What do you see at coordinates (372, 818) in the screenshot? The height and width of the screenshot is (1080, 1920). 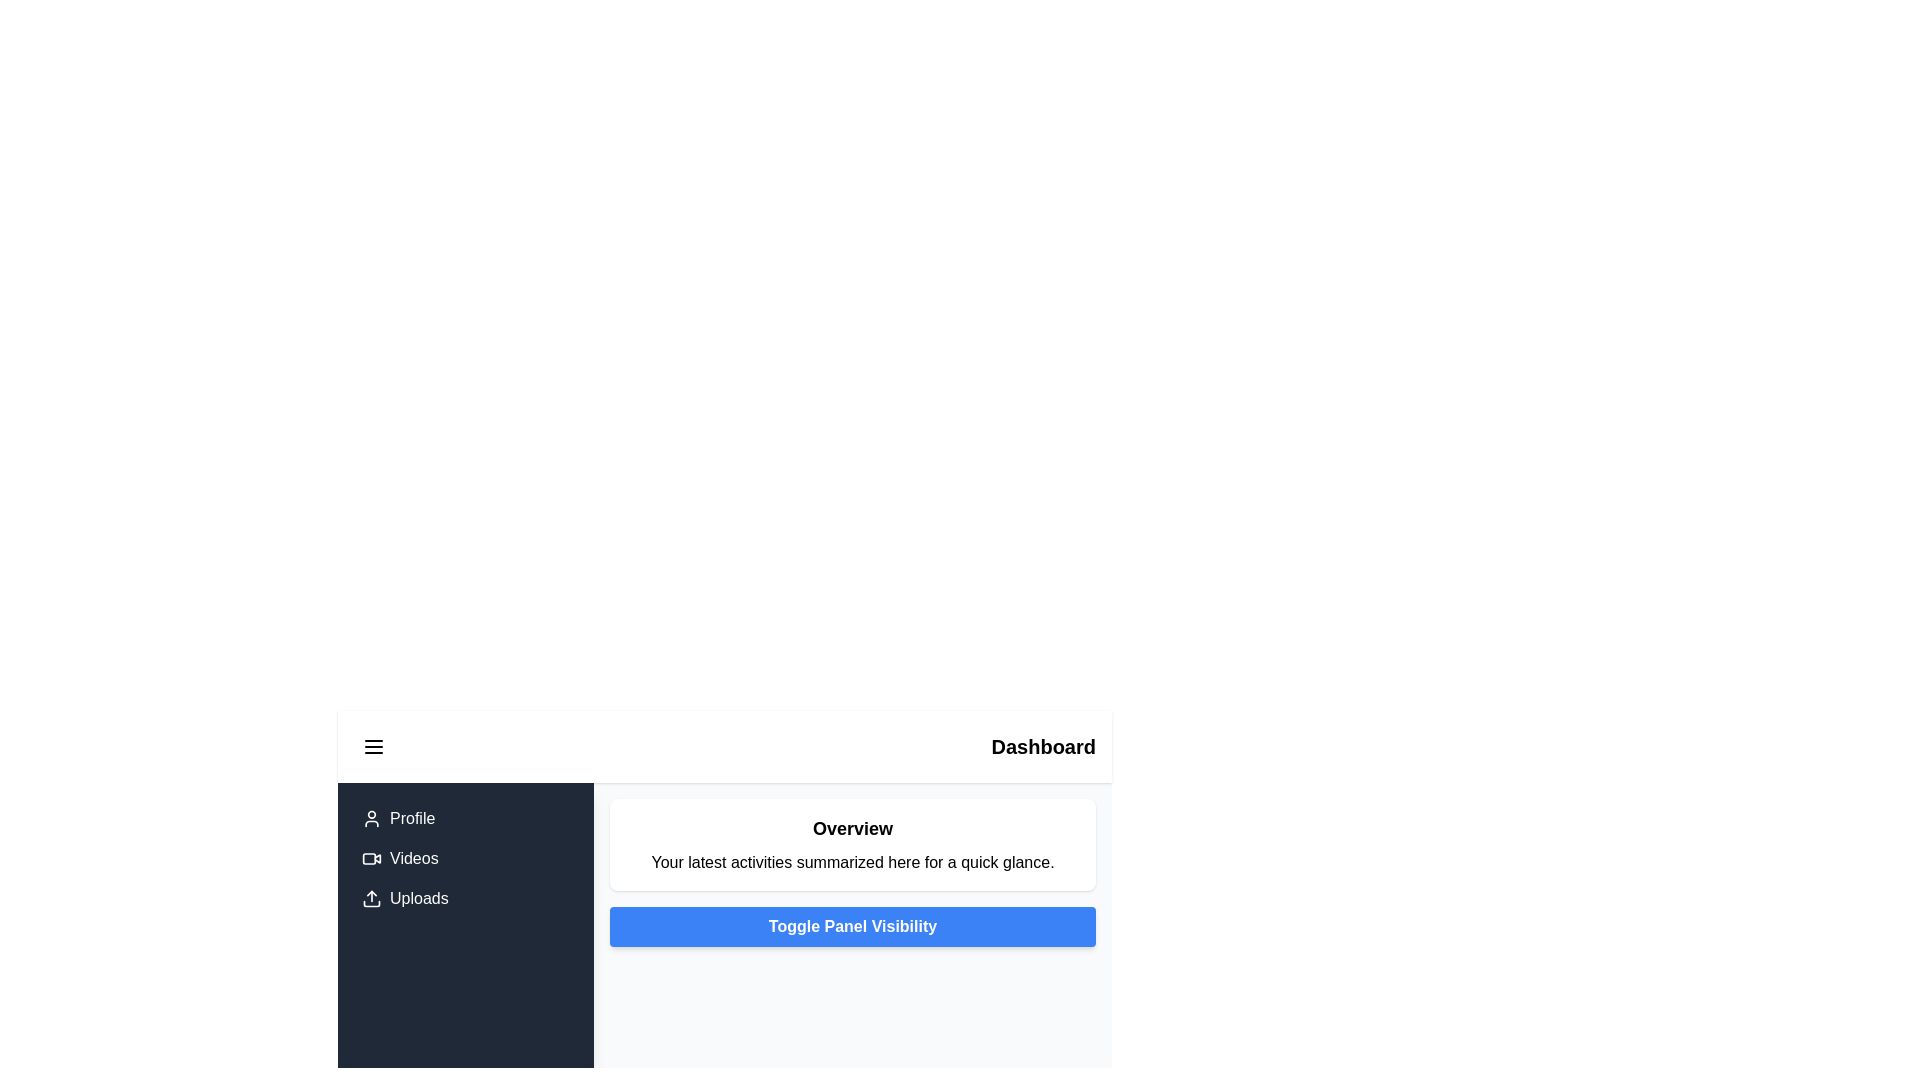 I see `the 'Profile' icon located in the left navigation menu, which is the first icon next to the 'Profile' text` at bounding box center [372, 818].